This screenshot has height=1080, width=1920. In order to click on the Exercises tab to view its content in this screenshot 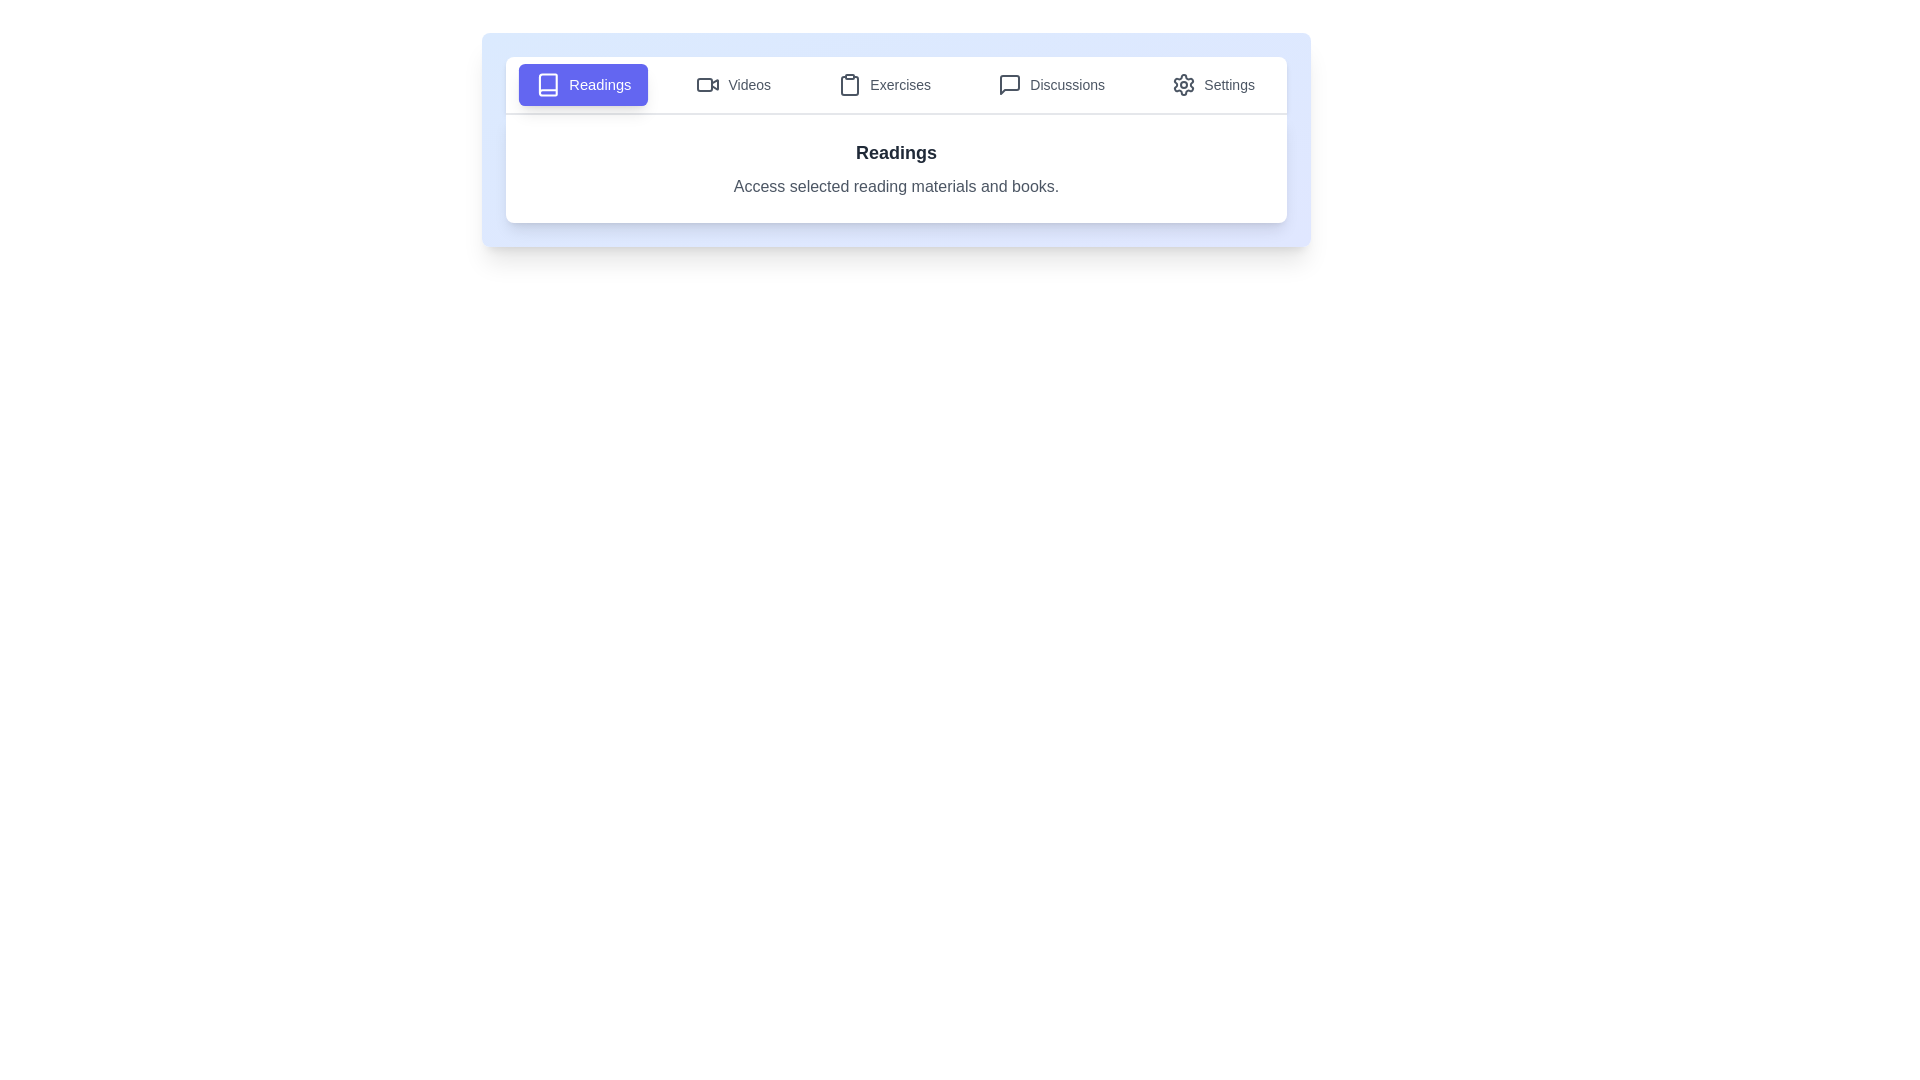, I will do `click(883, 83)`.